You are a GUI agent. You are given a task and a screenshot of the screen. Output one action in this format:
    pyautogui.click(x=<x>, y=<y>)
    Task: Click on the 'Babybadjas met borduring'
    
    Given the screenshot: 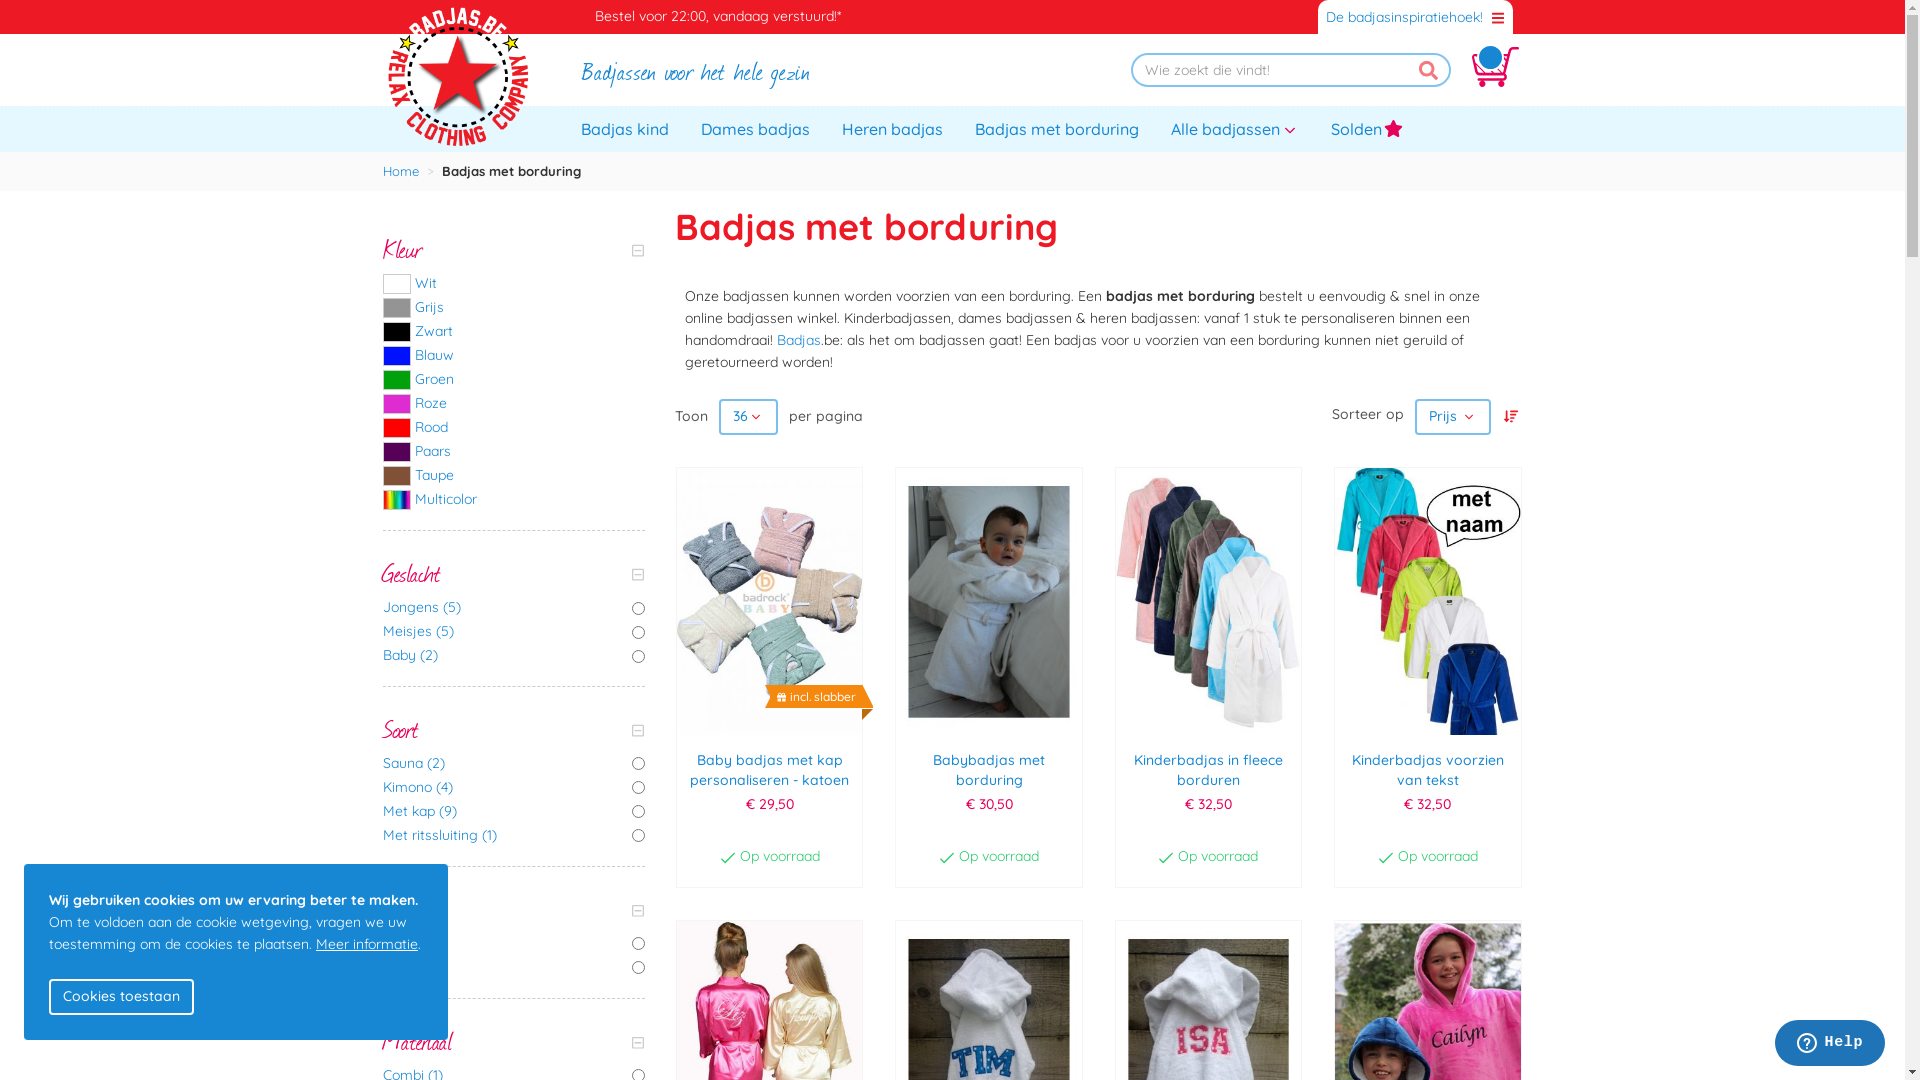 What is the action you would take?
    pyautogui.click(x=988, y=771)
    